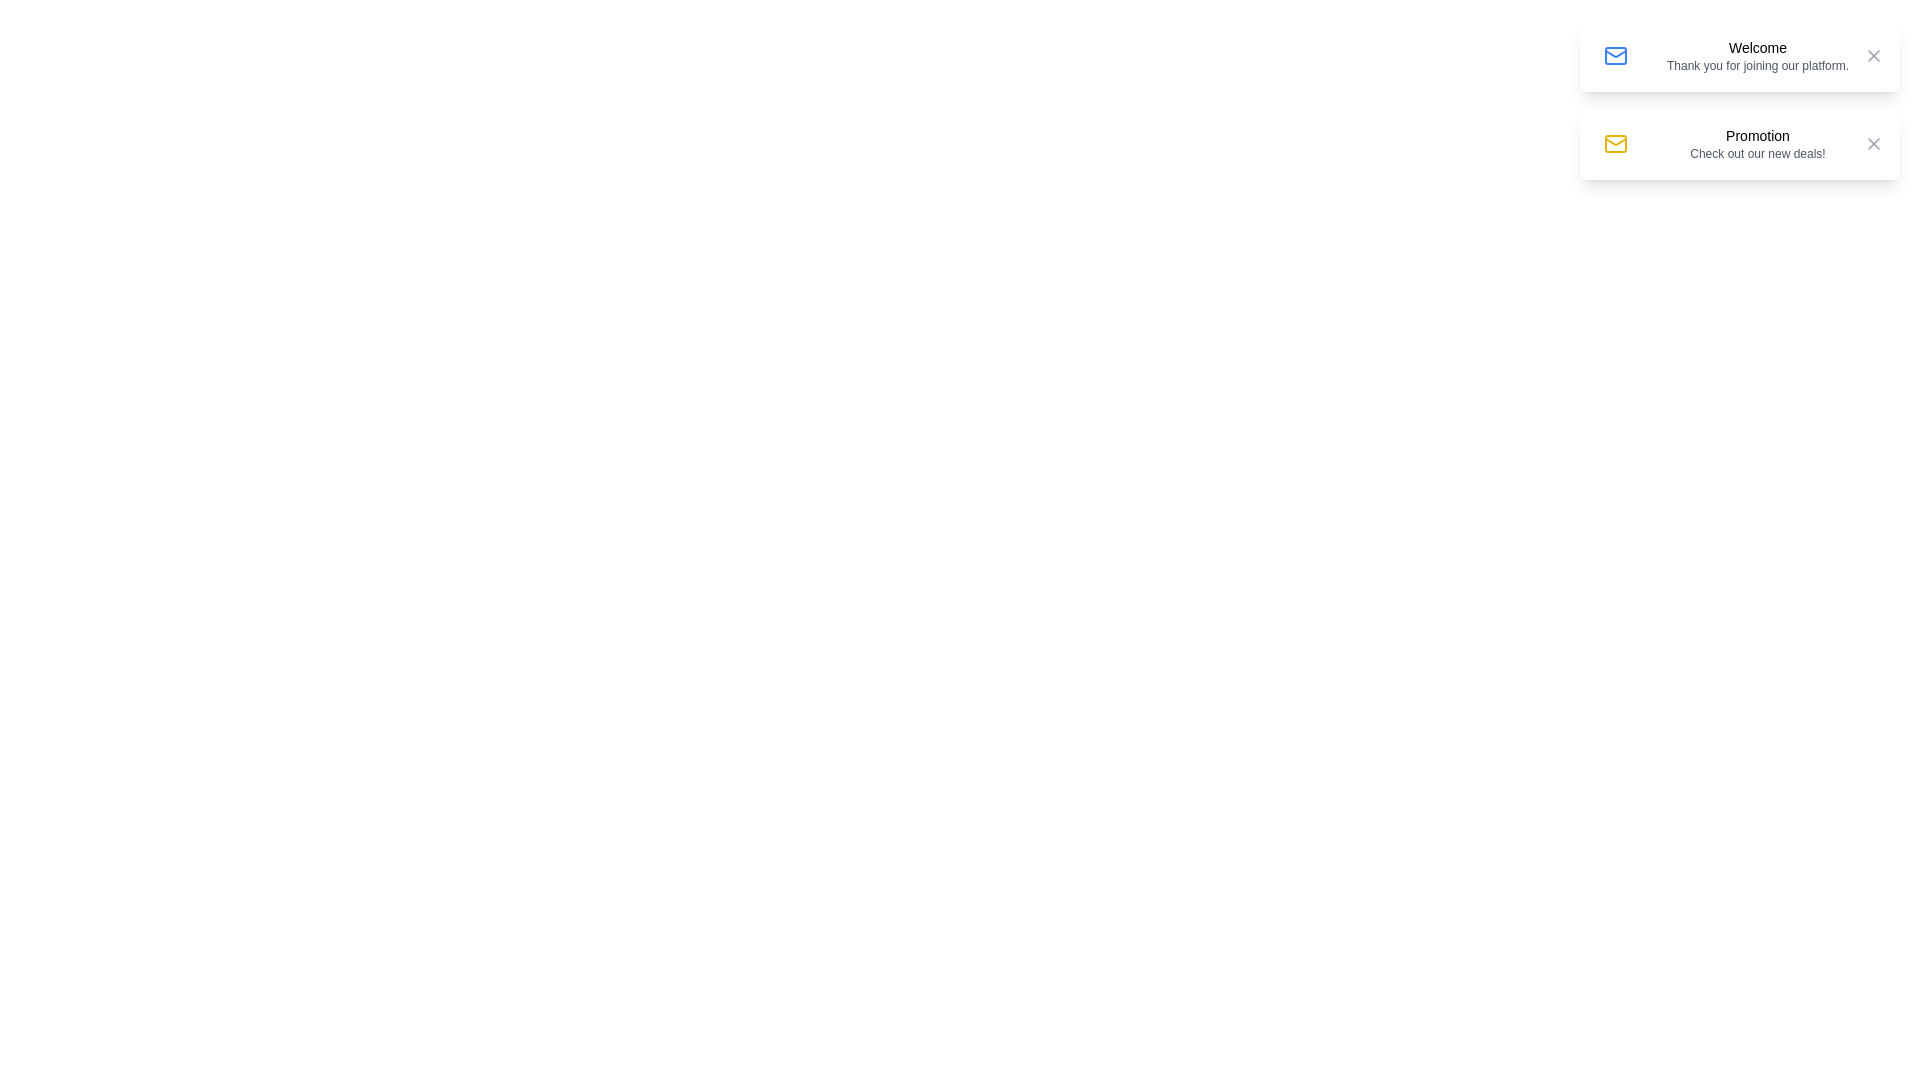 This screenshot has height=1080, width=1920. Describe the element at coordinates (1616, 142) in the screenshot. I see `promotional message icon located in the top-left corner of the 'Promotion' notification card` at that location.